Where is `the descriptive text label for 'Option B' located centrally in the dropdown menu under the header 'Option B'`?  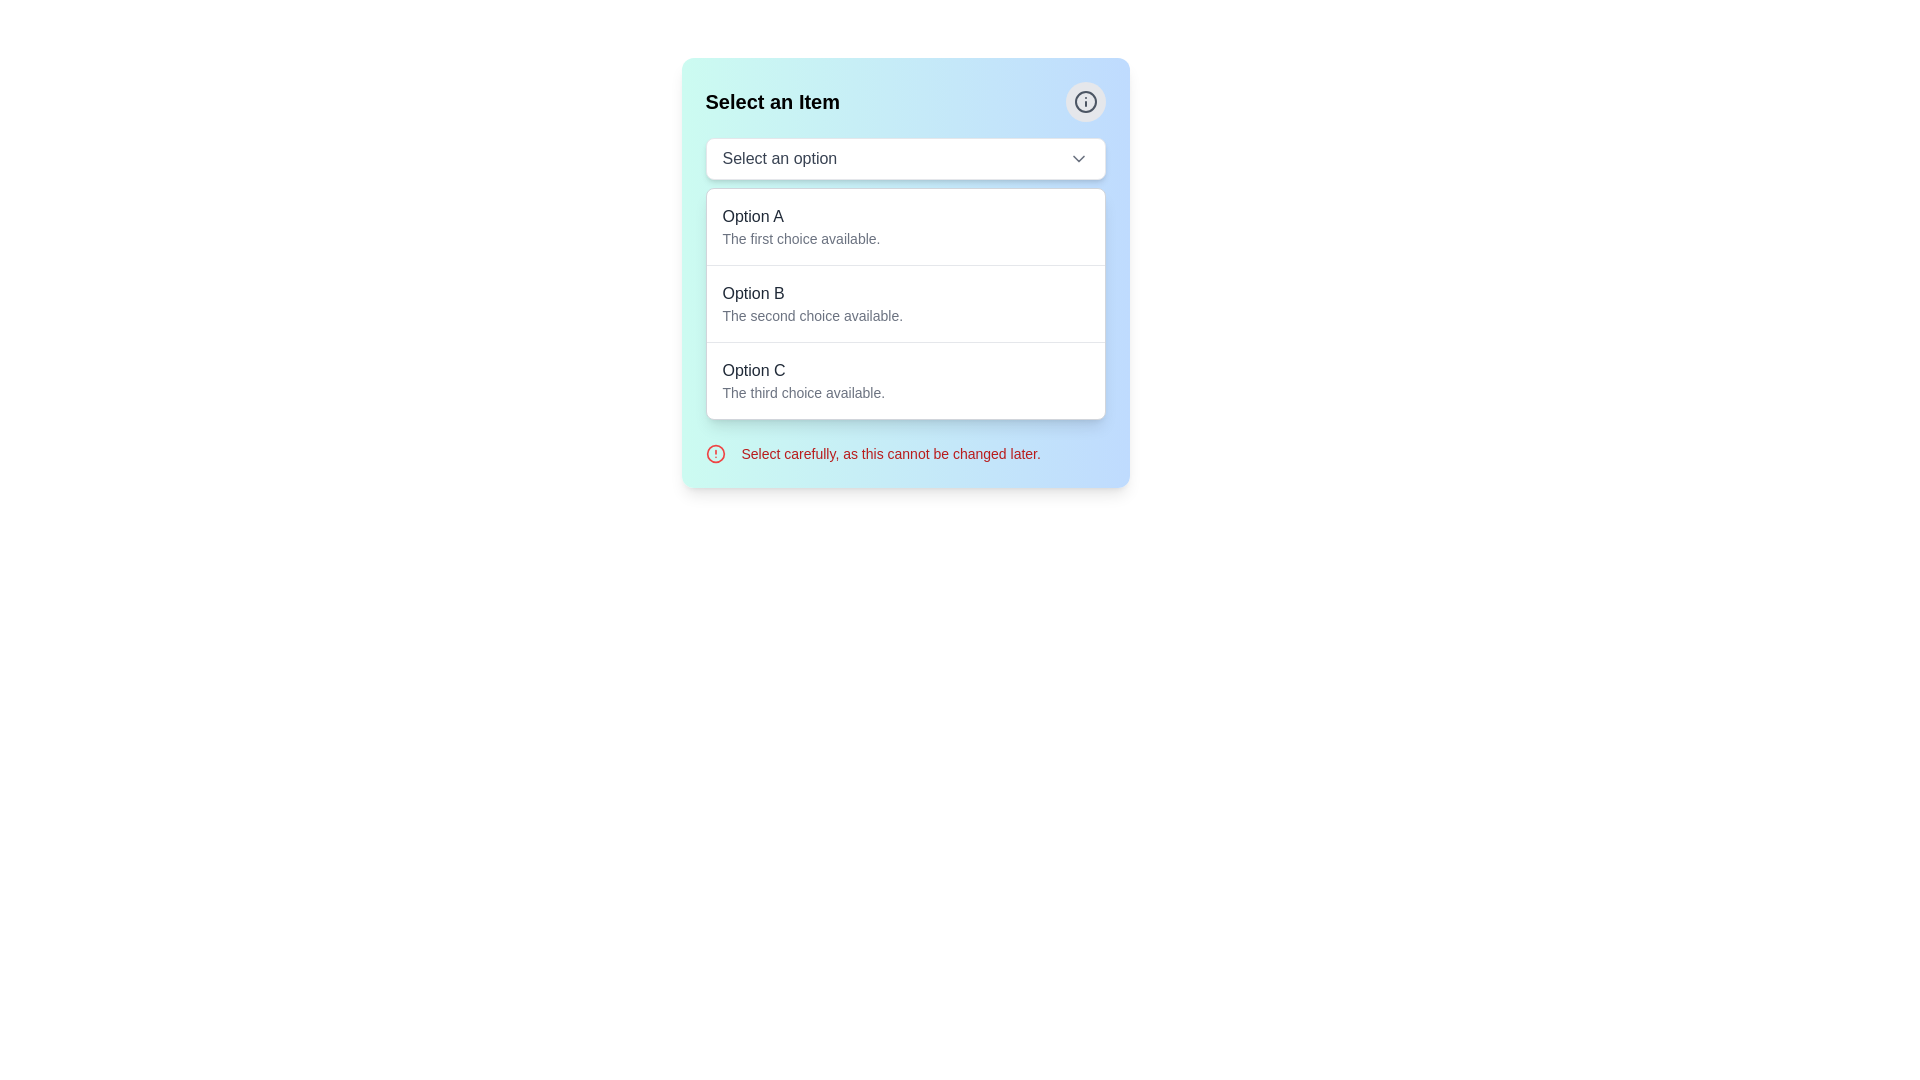
the descriptive text label for 'Option B' located centrally in the dropdown menu under the header 'Option B' is located at coordinates (812, 315).